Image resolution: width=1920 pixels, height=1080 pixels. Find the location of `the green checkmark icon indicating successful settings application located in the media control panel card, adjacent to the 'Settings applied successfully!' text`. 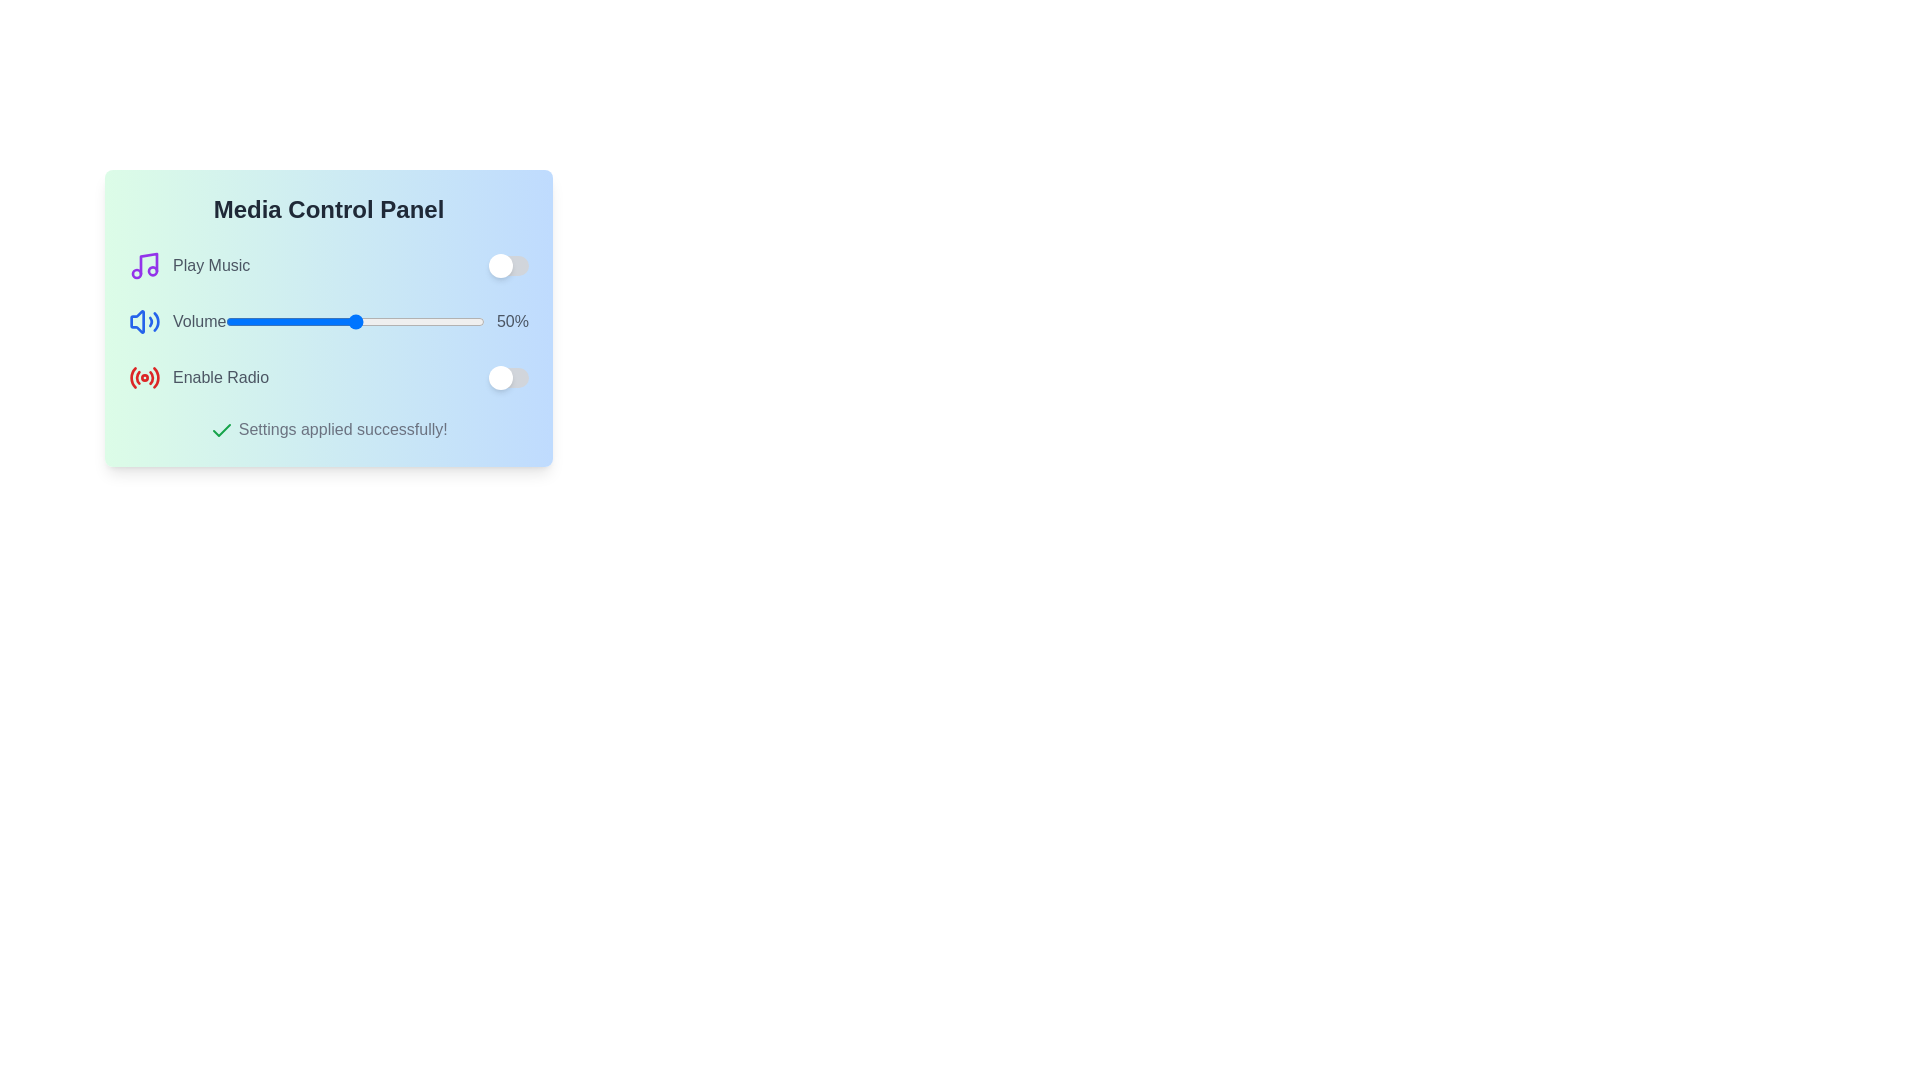

the green checkmark icon indicating successful settings application located in the media control panel card, adjacent to the 'Settings applied successfully!' text is located at coordinates (222, 429).